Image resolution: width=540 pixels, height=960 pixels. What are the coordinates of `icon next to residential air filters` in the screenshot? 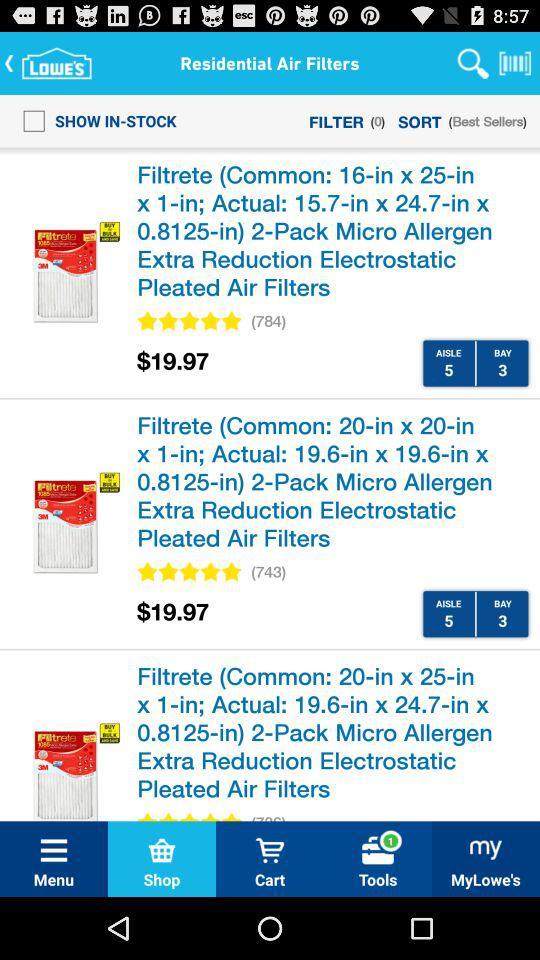 It's located at (472, 62).